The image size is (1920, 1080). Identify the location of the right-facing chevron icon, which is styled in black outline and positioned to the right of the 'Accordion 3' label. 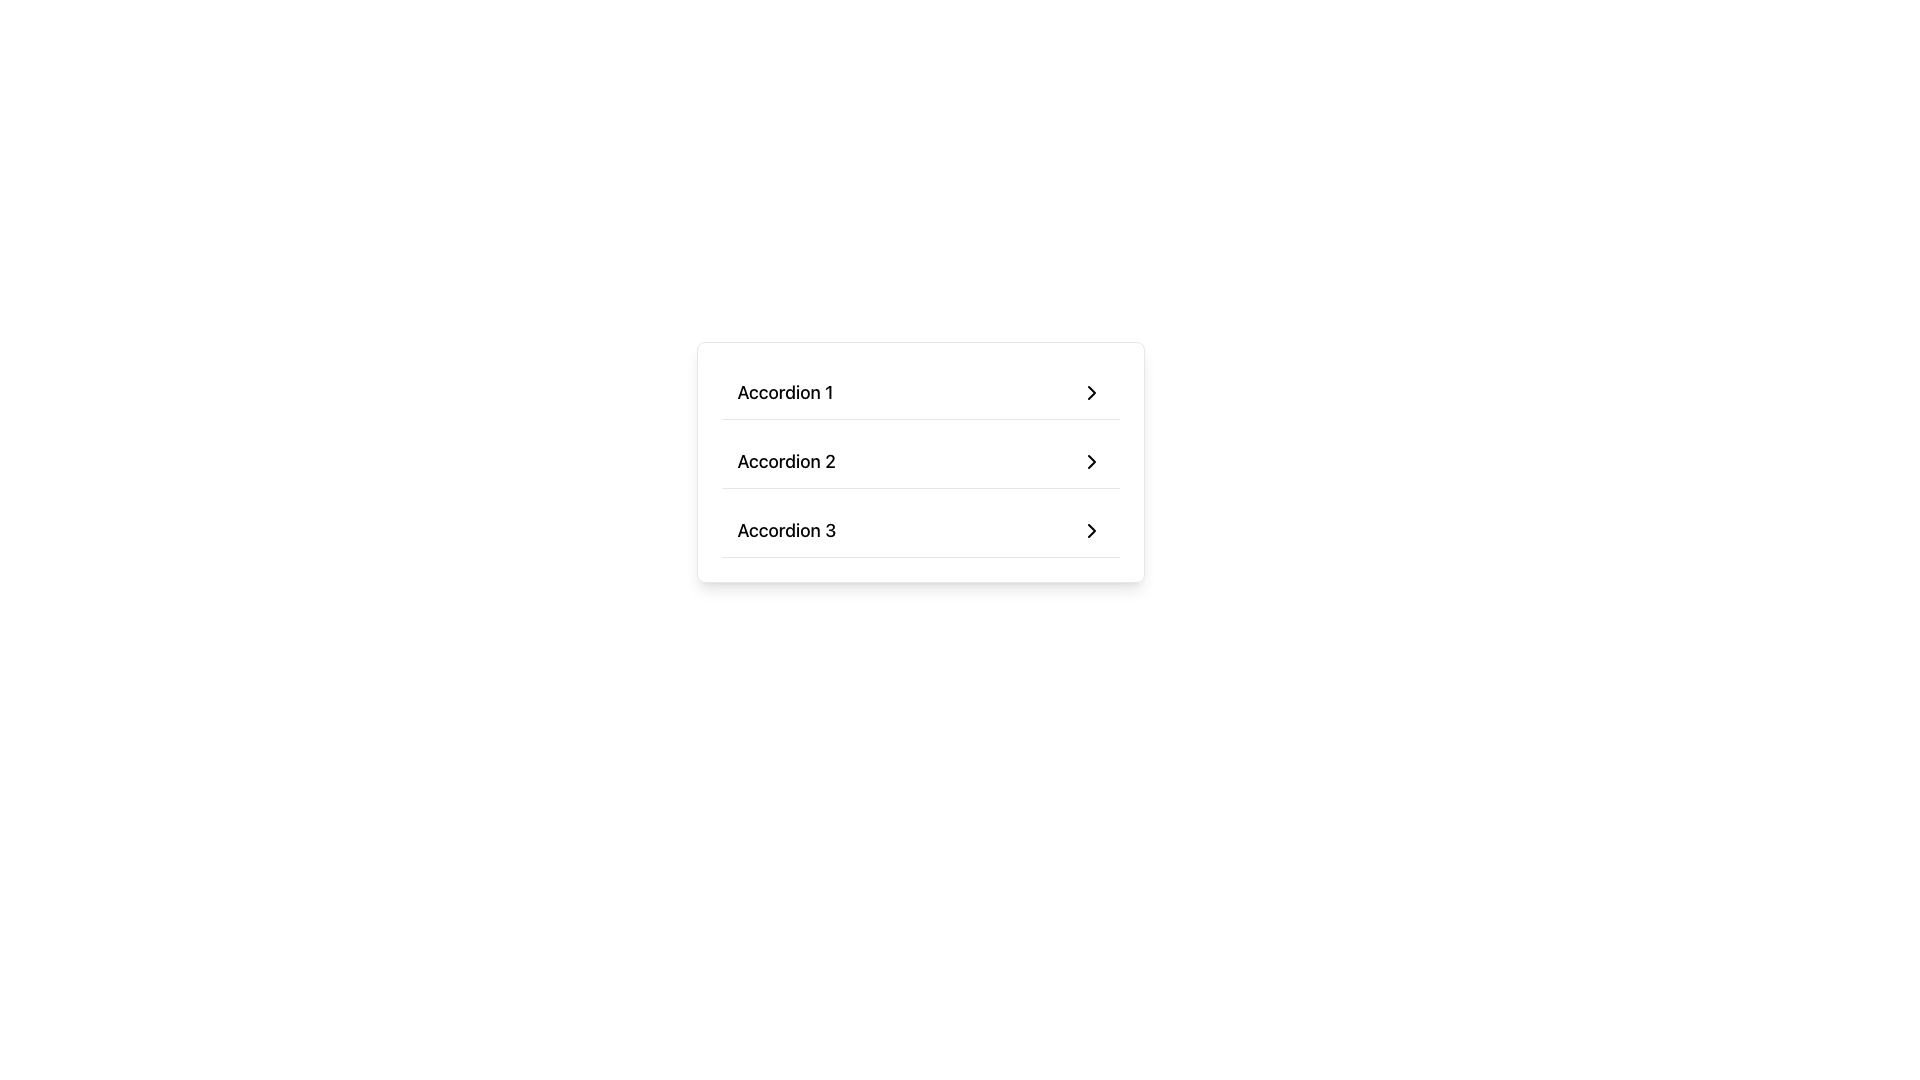
(1090, 530).